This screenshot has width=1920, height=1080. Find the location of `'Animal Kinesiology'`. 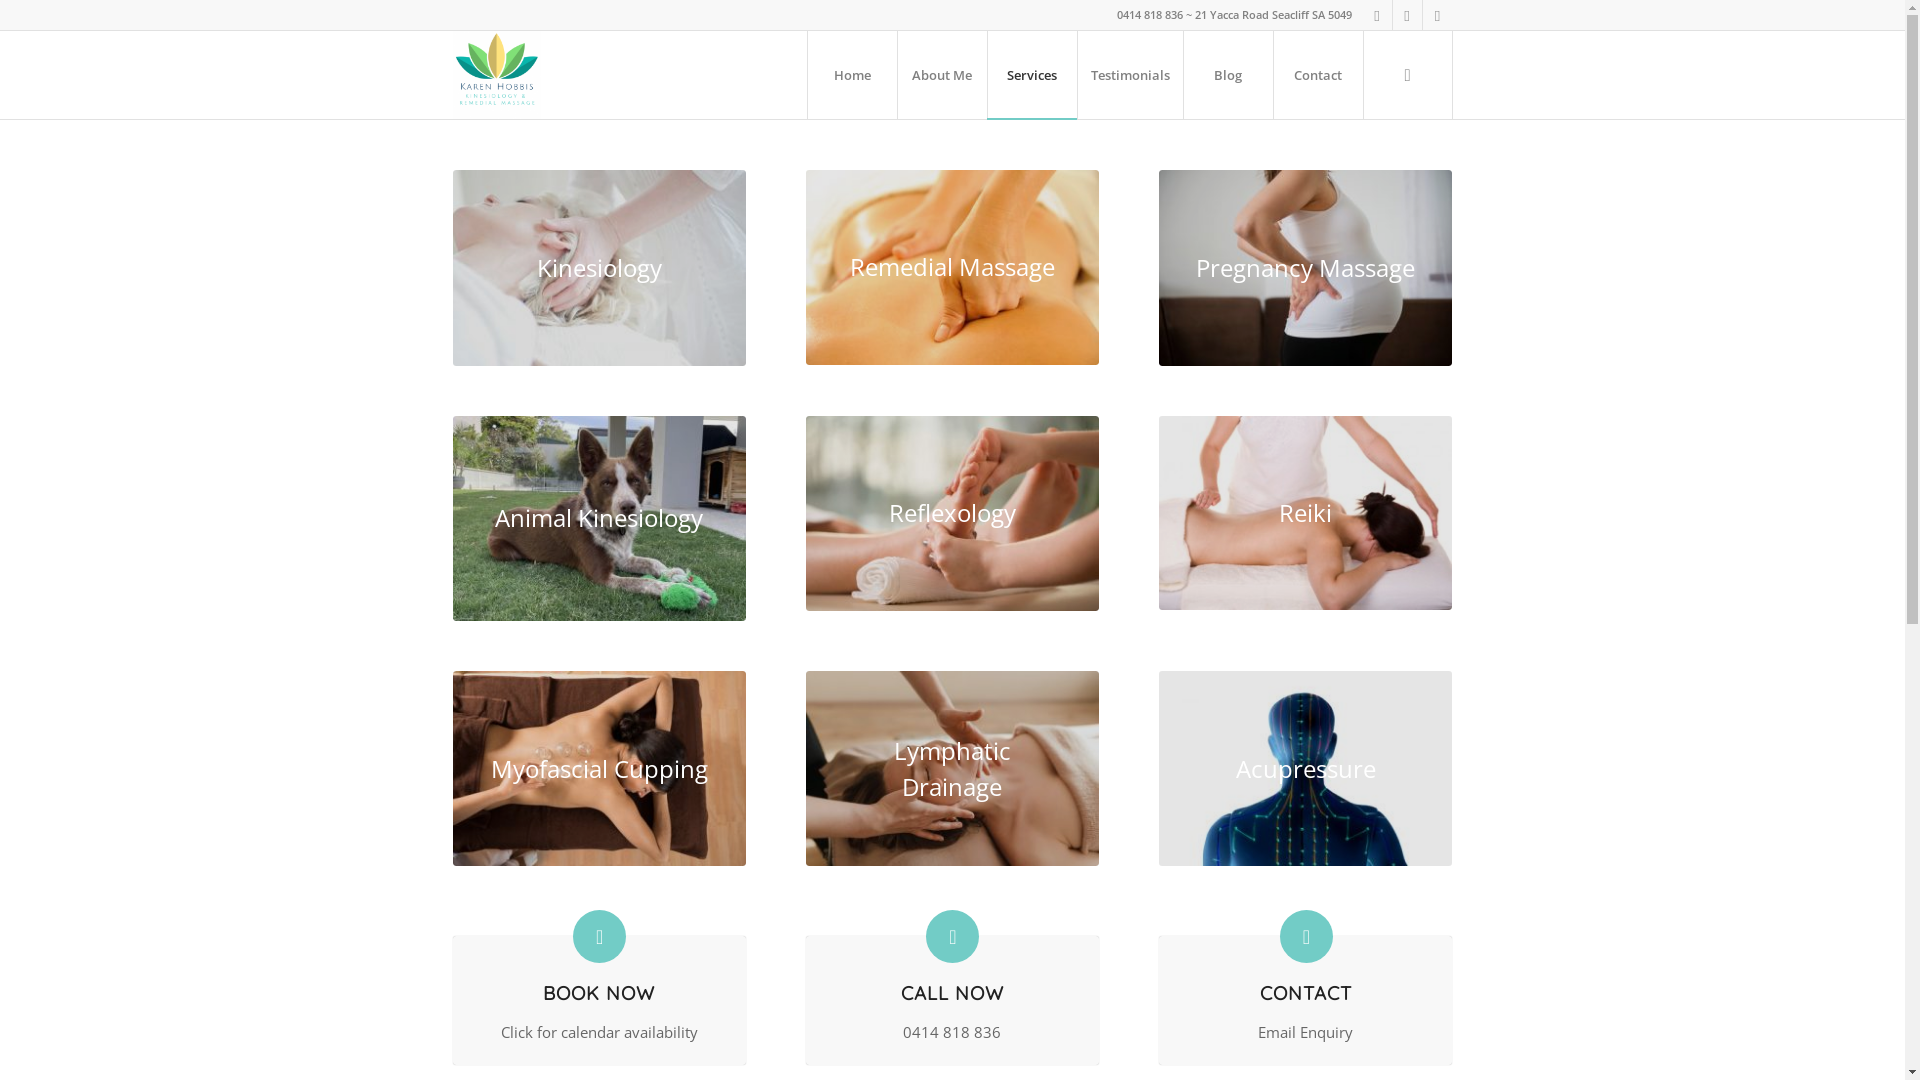

'Animal Kinesiology' is located at coordinates (597, 517).